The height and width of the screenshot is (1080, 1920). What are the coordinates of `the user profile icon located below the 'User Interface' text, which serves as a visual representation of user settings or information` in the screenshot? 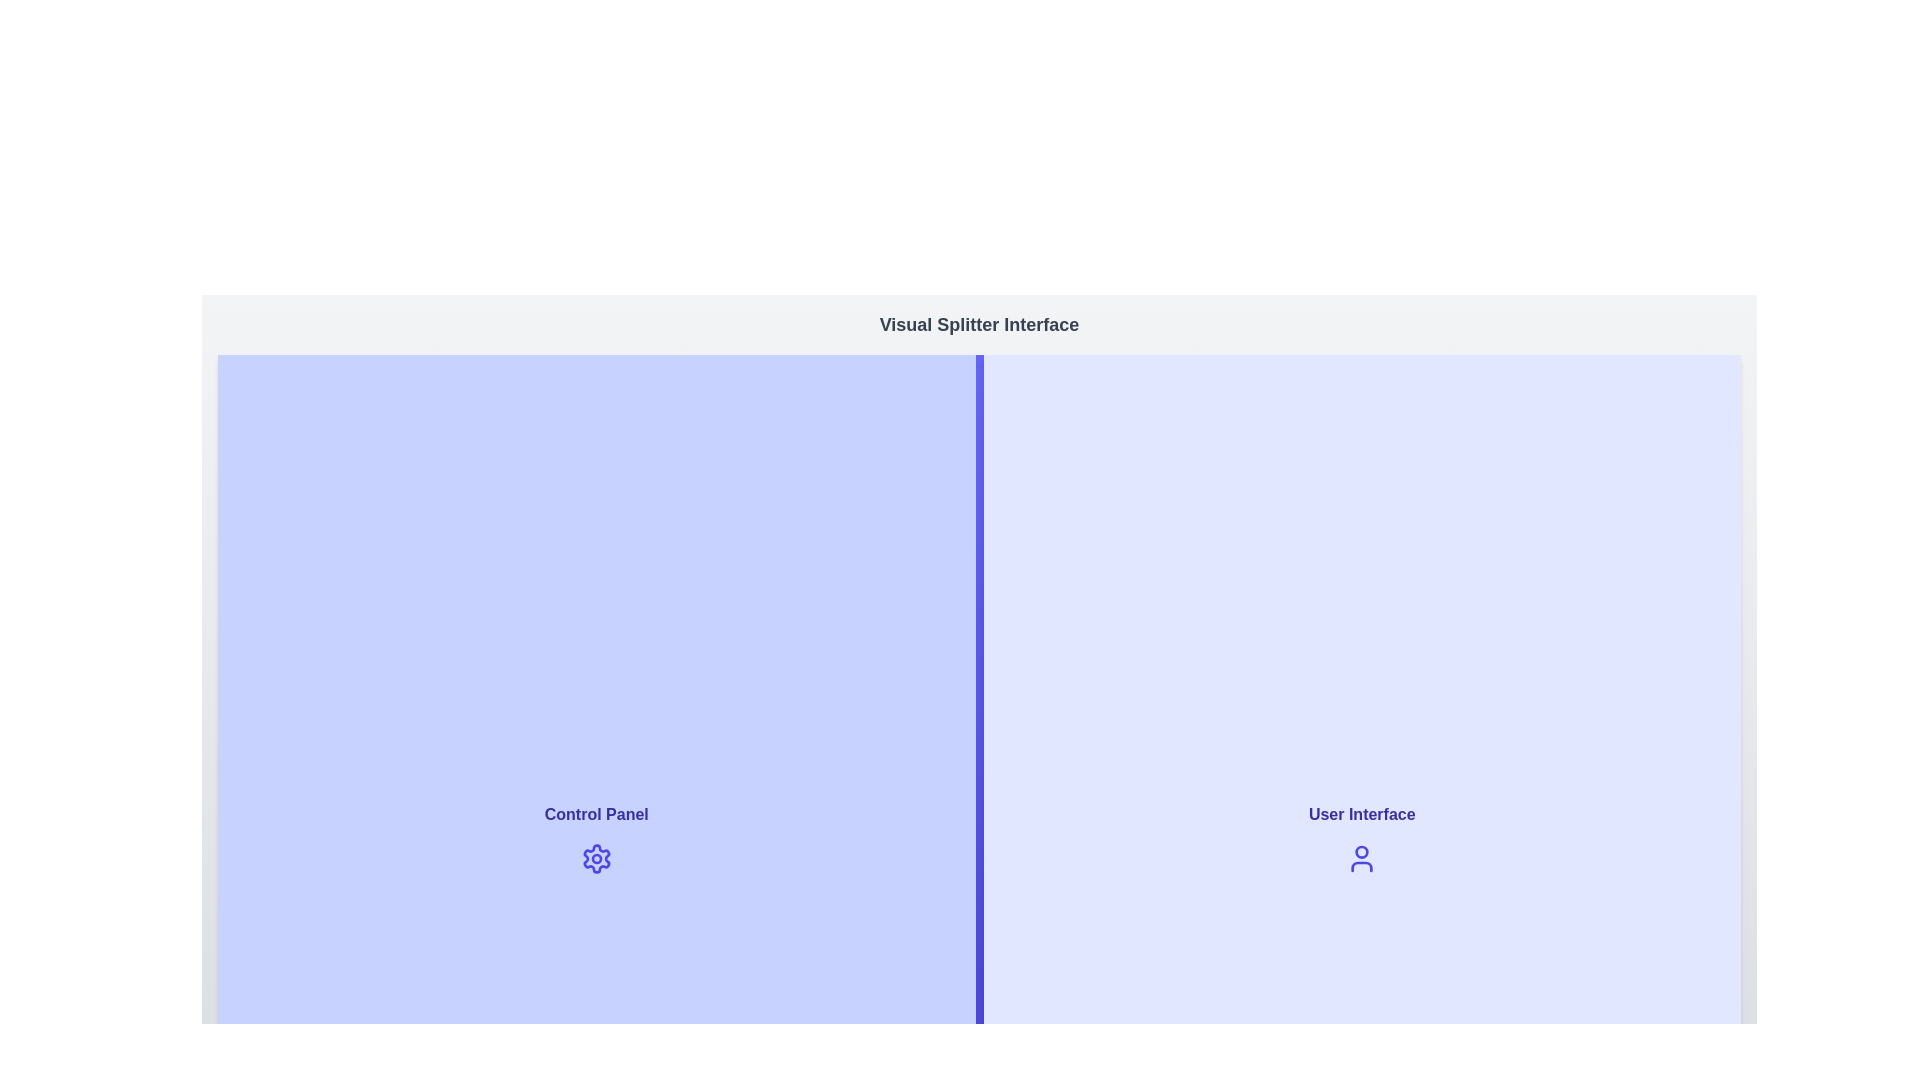 It's located at (1361, 858).